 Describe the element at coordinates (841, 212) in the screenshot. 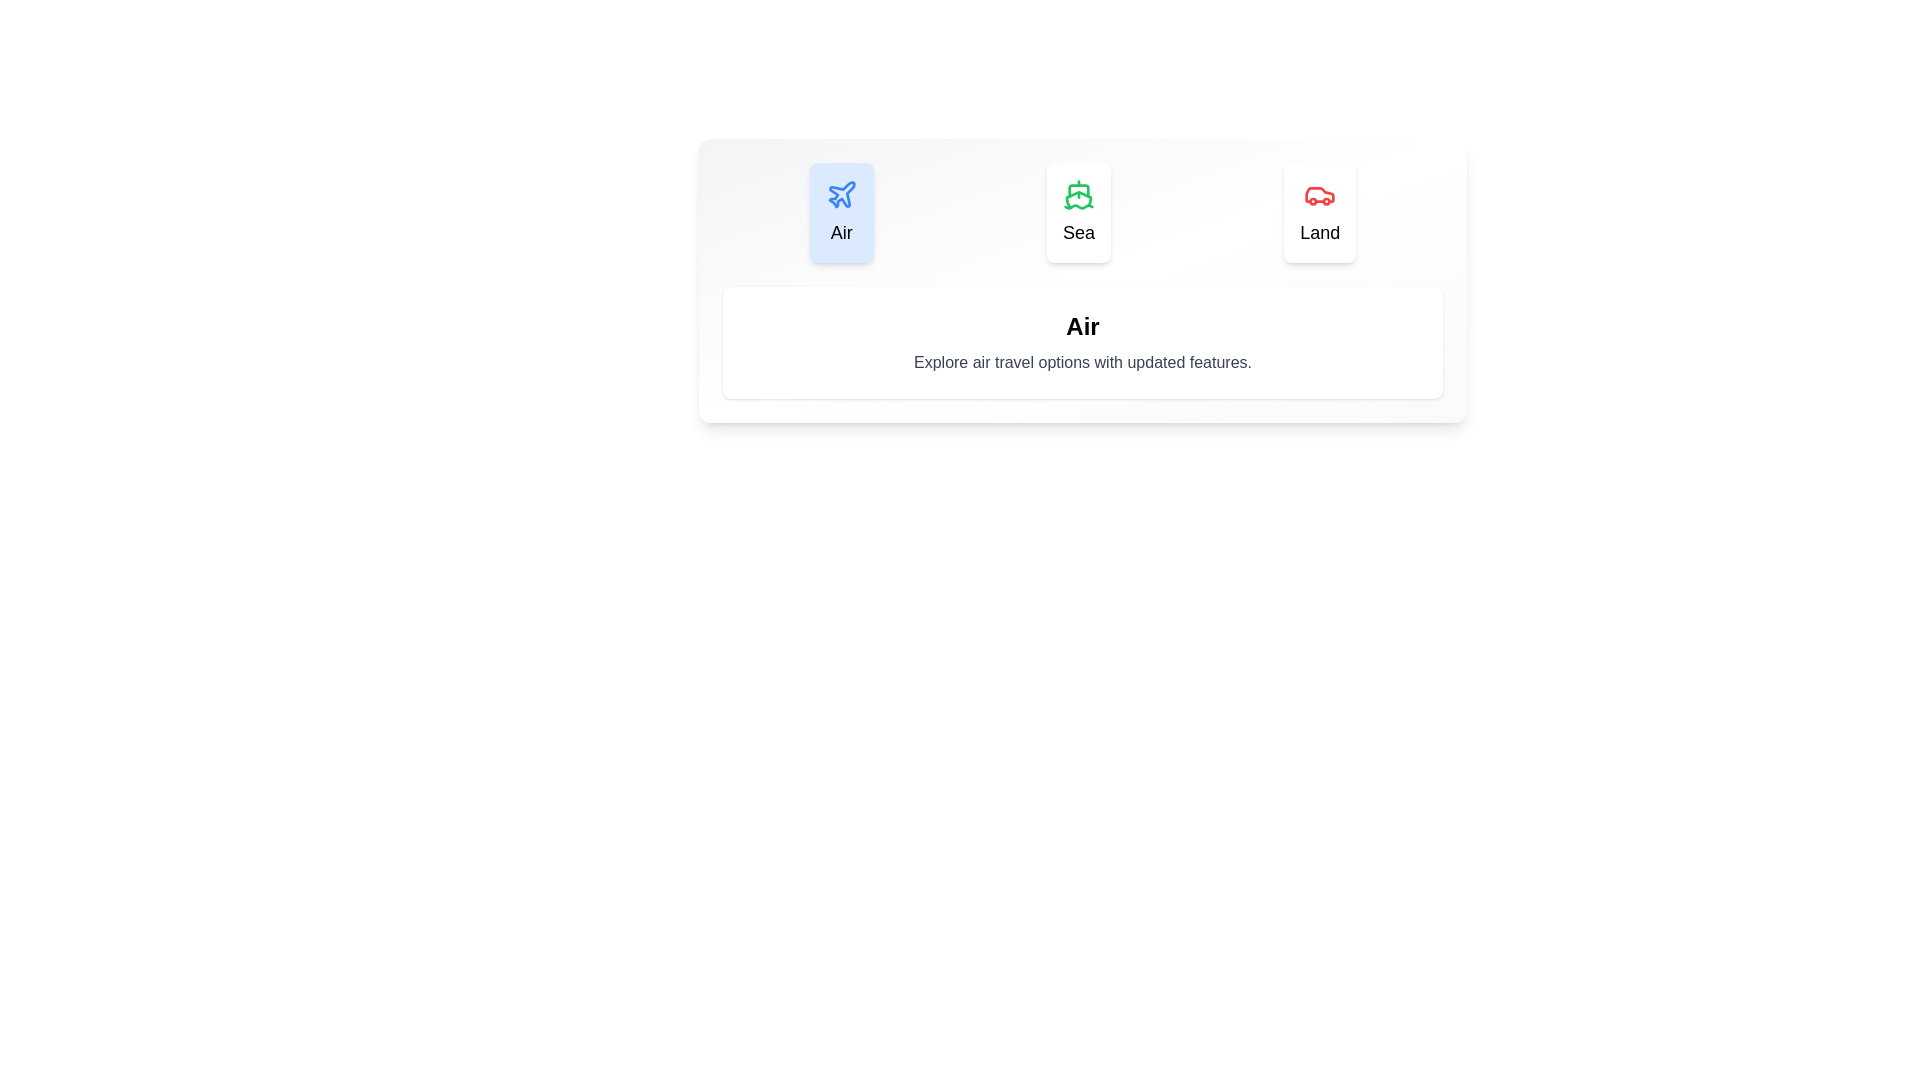

I see `the button corresponding to the selected mode of transportation: Air` at that location.